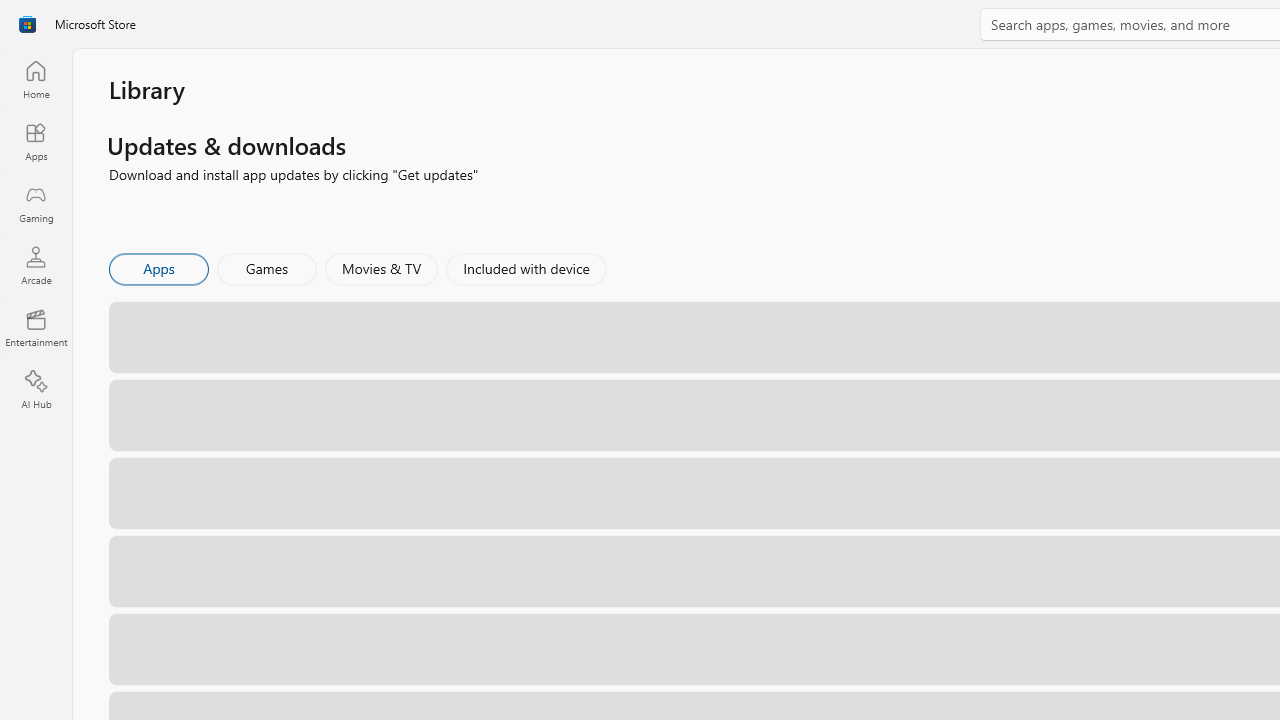  I want to click on 'Included with device', so click(525, 267).